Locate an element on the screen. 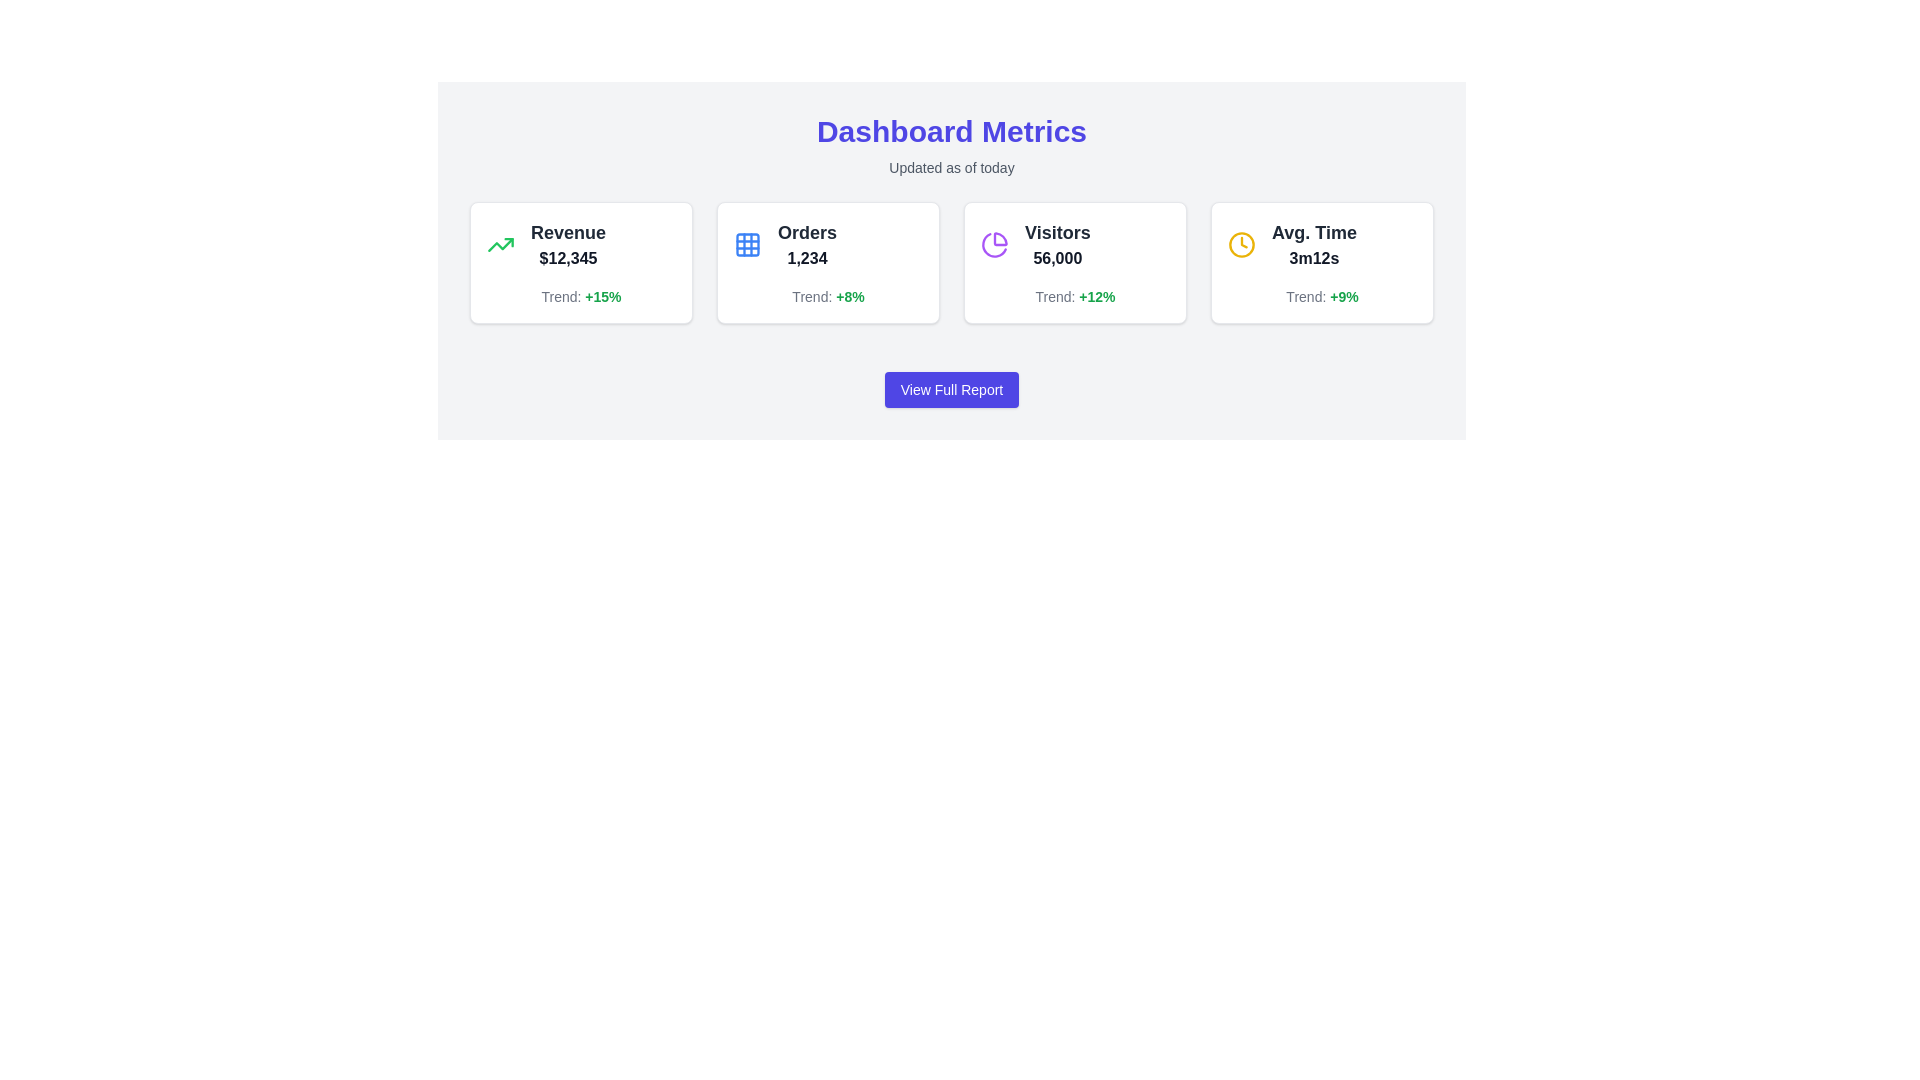 The width and height of the screenshot is (1920, 1080). financial metric card displaying 'Revenue' with the value '$12,345' and trend indication '+15%', located in the upper-middle section of the dashboard is located at coordinates (580, 261).